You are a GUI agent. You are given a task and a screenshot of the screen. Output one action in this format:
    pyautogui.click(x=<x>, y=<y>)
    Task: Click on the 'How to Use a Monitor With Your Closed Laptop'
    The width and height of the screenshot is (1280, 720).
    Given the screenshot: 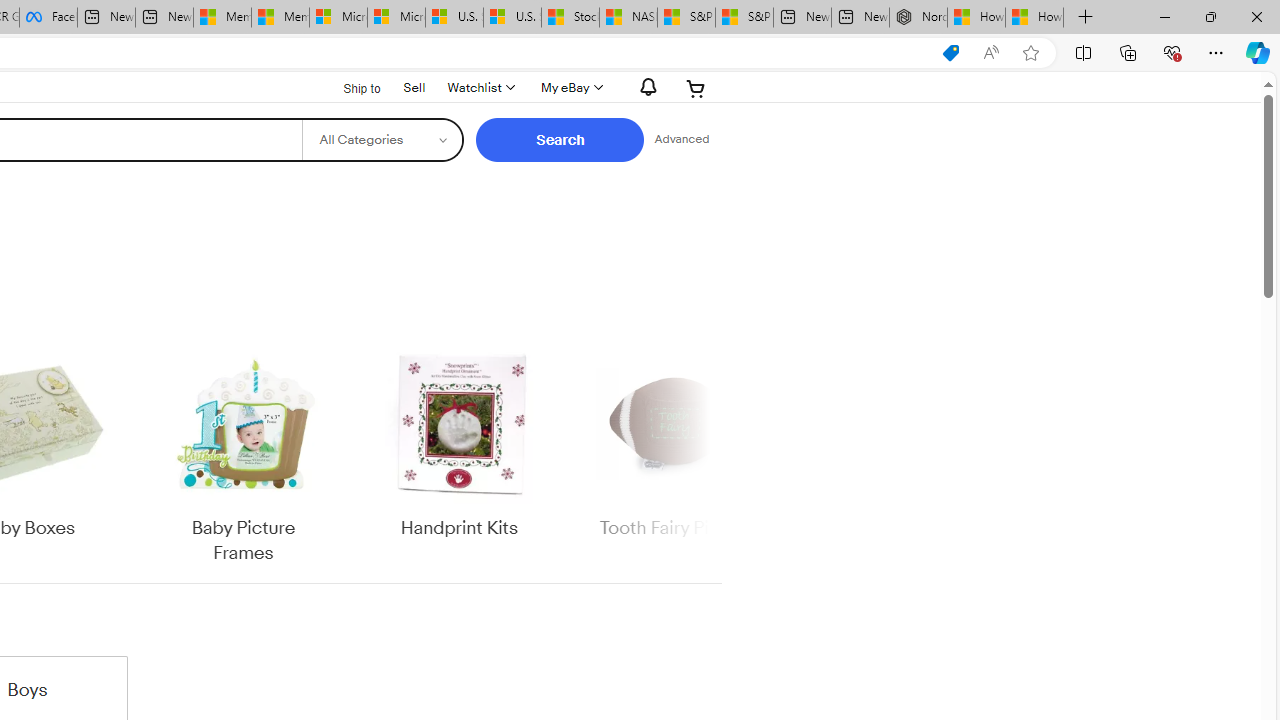 What is the action you would take?
    pyautogui.click(x=1034, y=17)
    